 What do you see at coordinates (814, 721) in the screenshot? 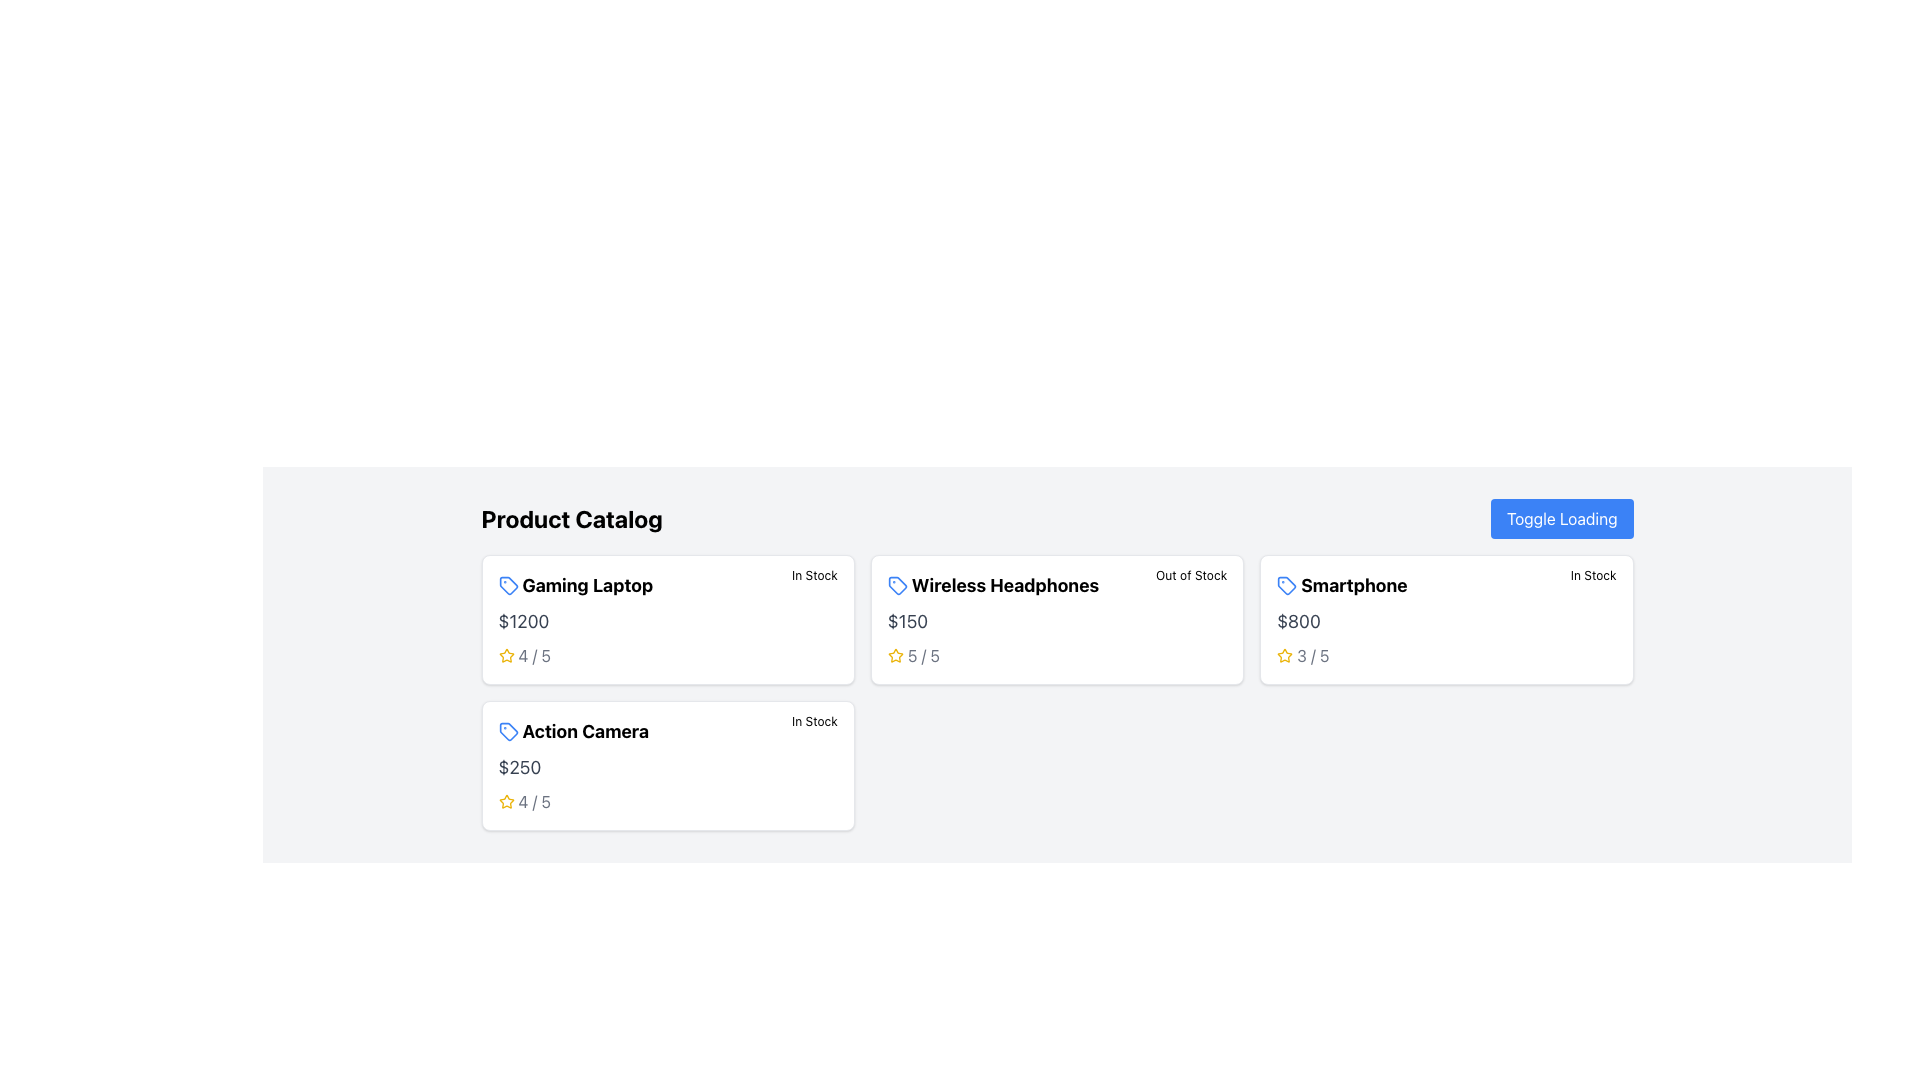
I see `the 'In Stock' badge located in the top-right corner of the 'Action Camera' product panel to indicate its availability status` at bounding box center [814, 721].